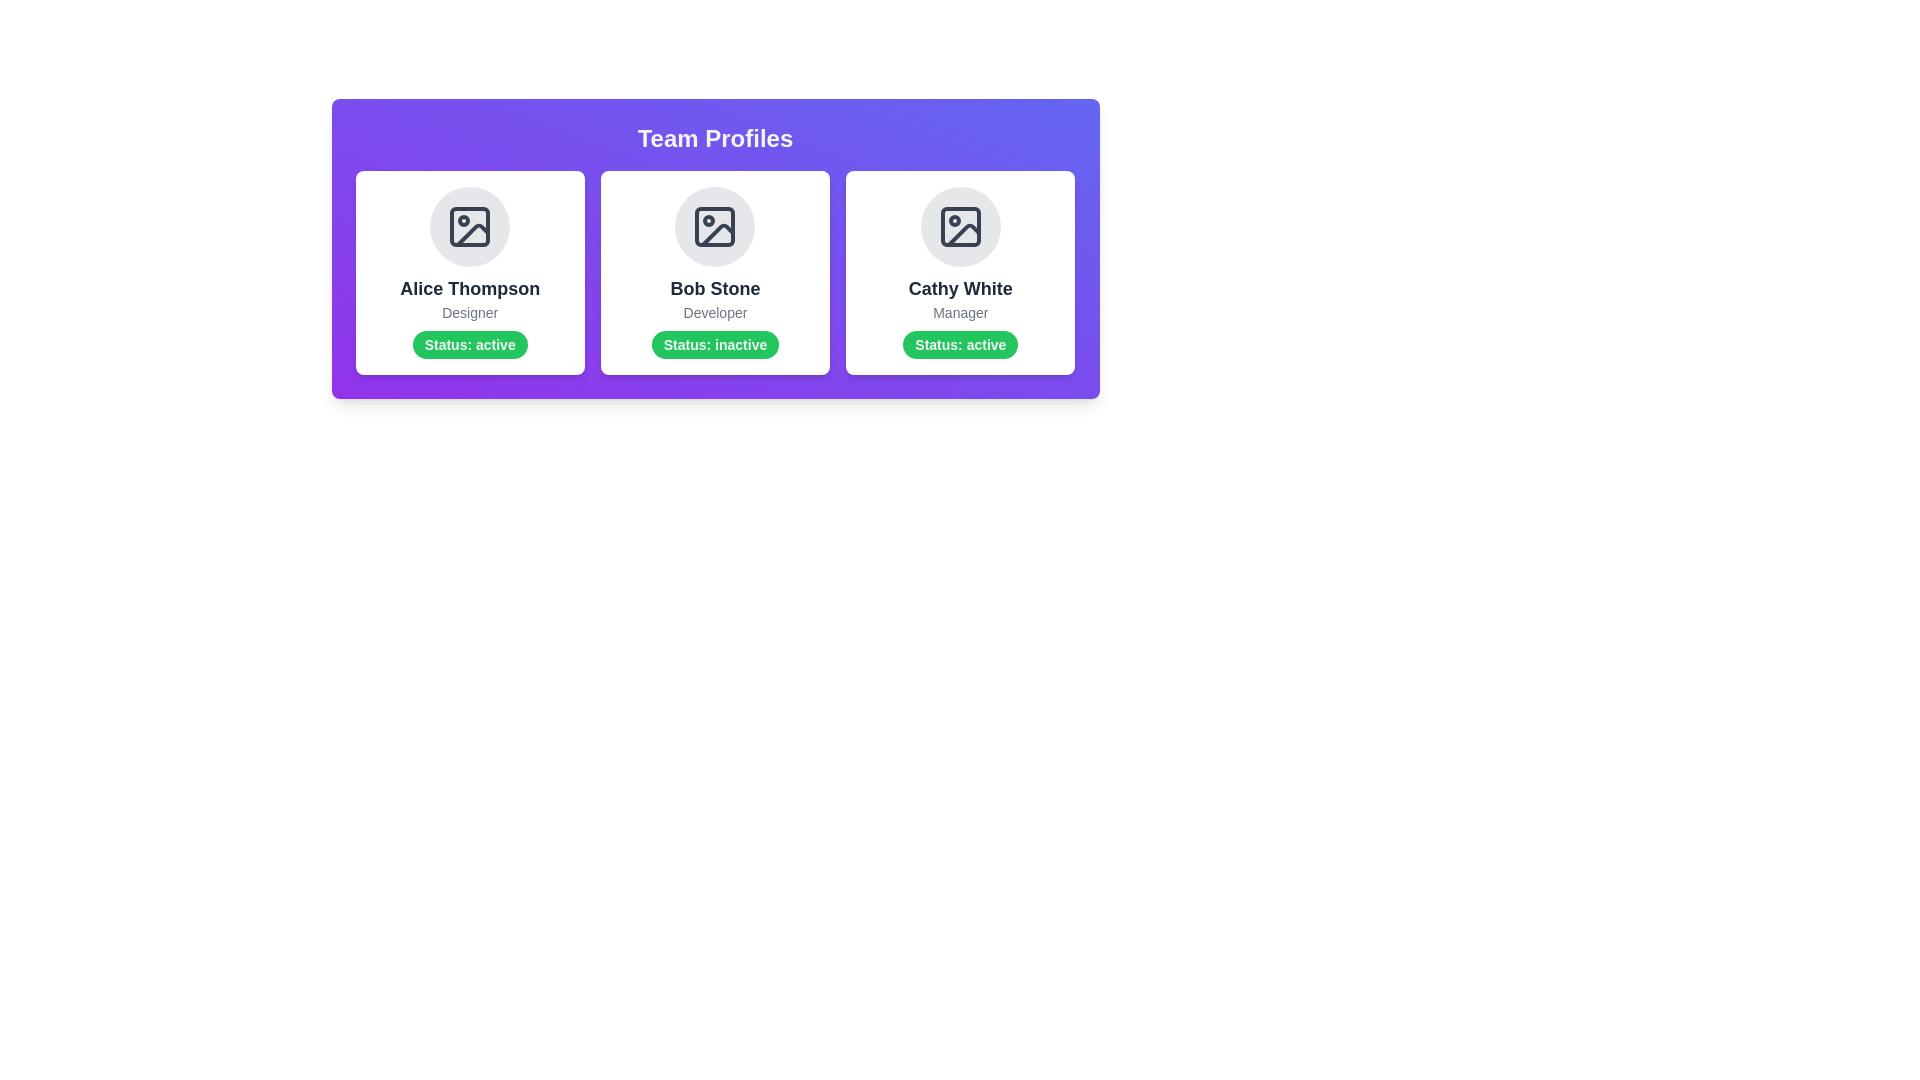 This screenshot has height=1080, width=1920. What do you see at coordinates (715, 226) in the screenshot?
I see `image placeholder icon resembling a picture frame with a mountain and a sun, located in the second avatar slot of the 'Team Profiles' section above the name 'Bob Stone'` at bounding box center [715, 226].